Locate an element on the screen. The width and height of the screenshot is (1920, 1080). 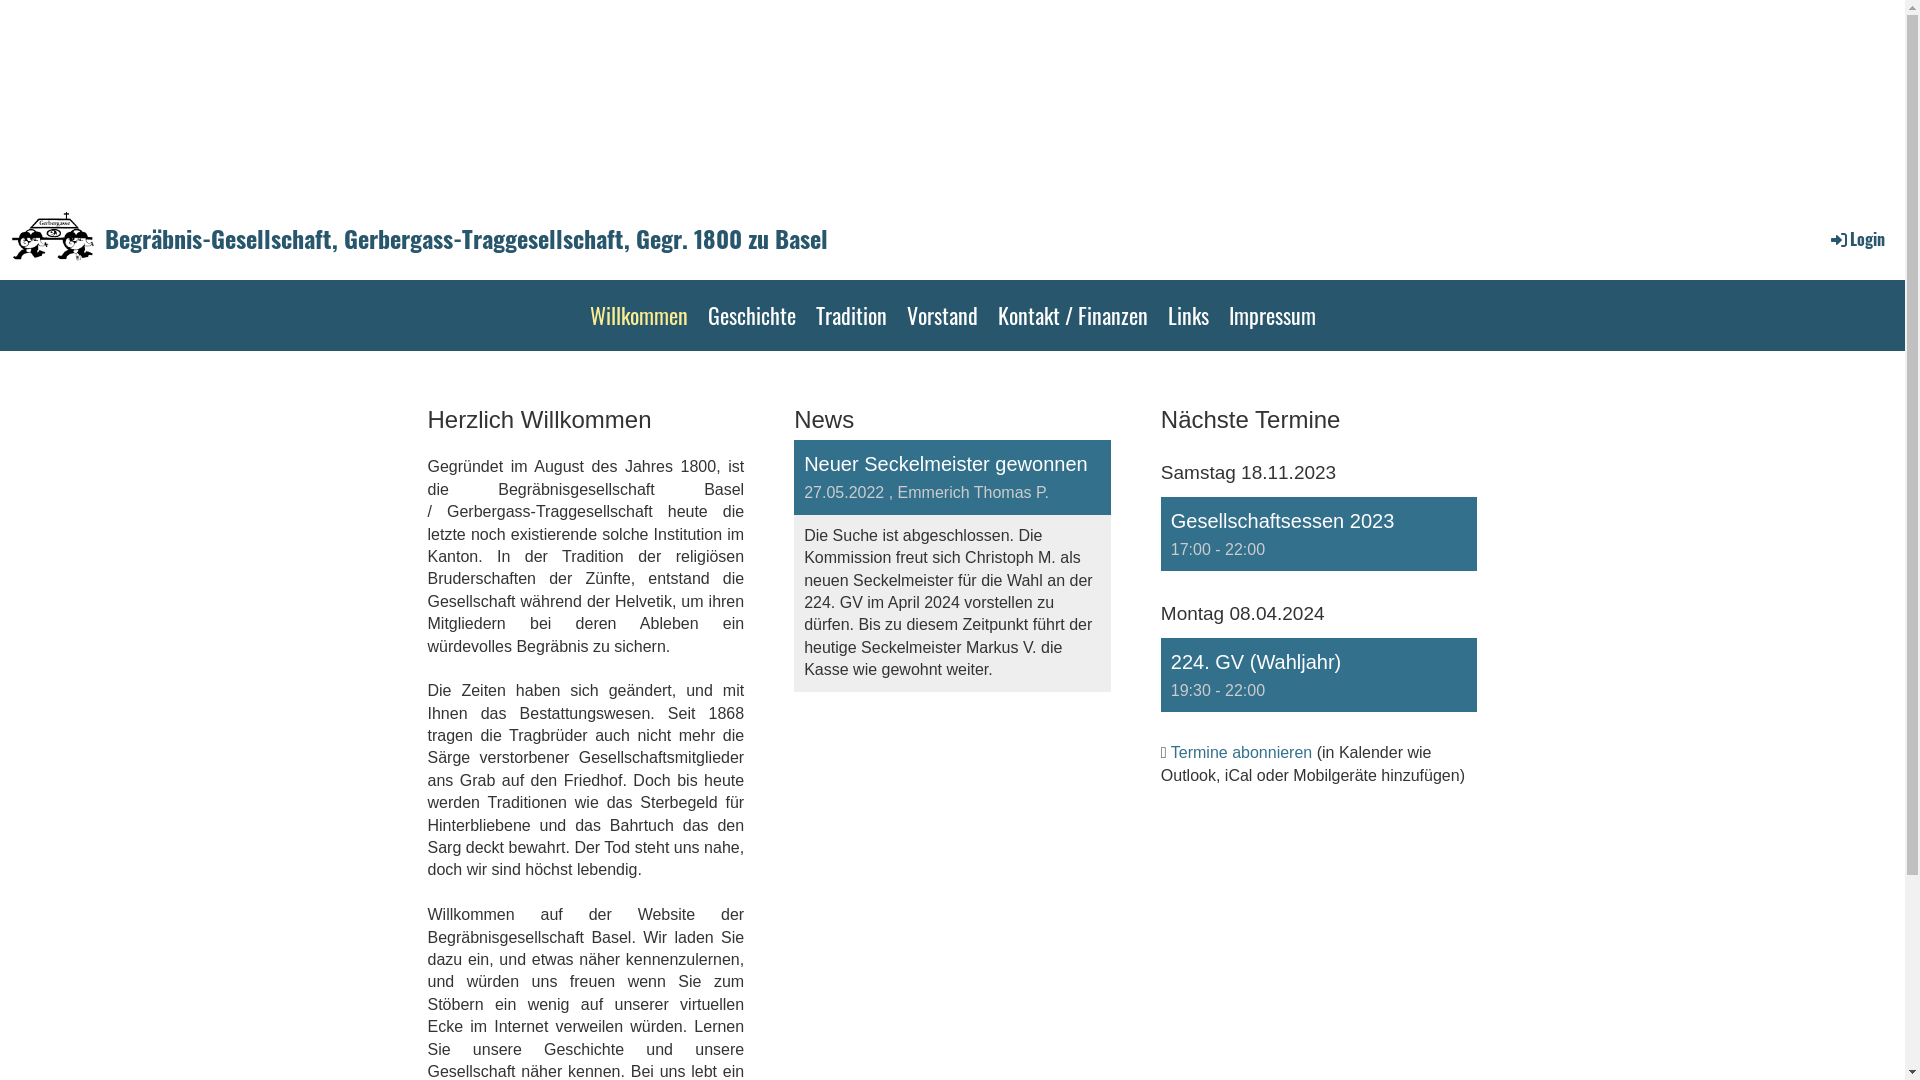
'Termine abonnieren' is located at coordinates (1240, 752).